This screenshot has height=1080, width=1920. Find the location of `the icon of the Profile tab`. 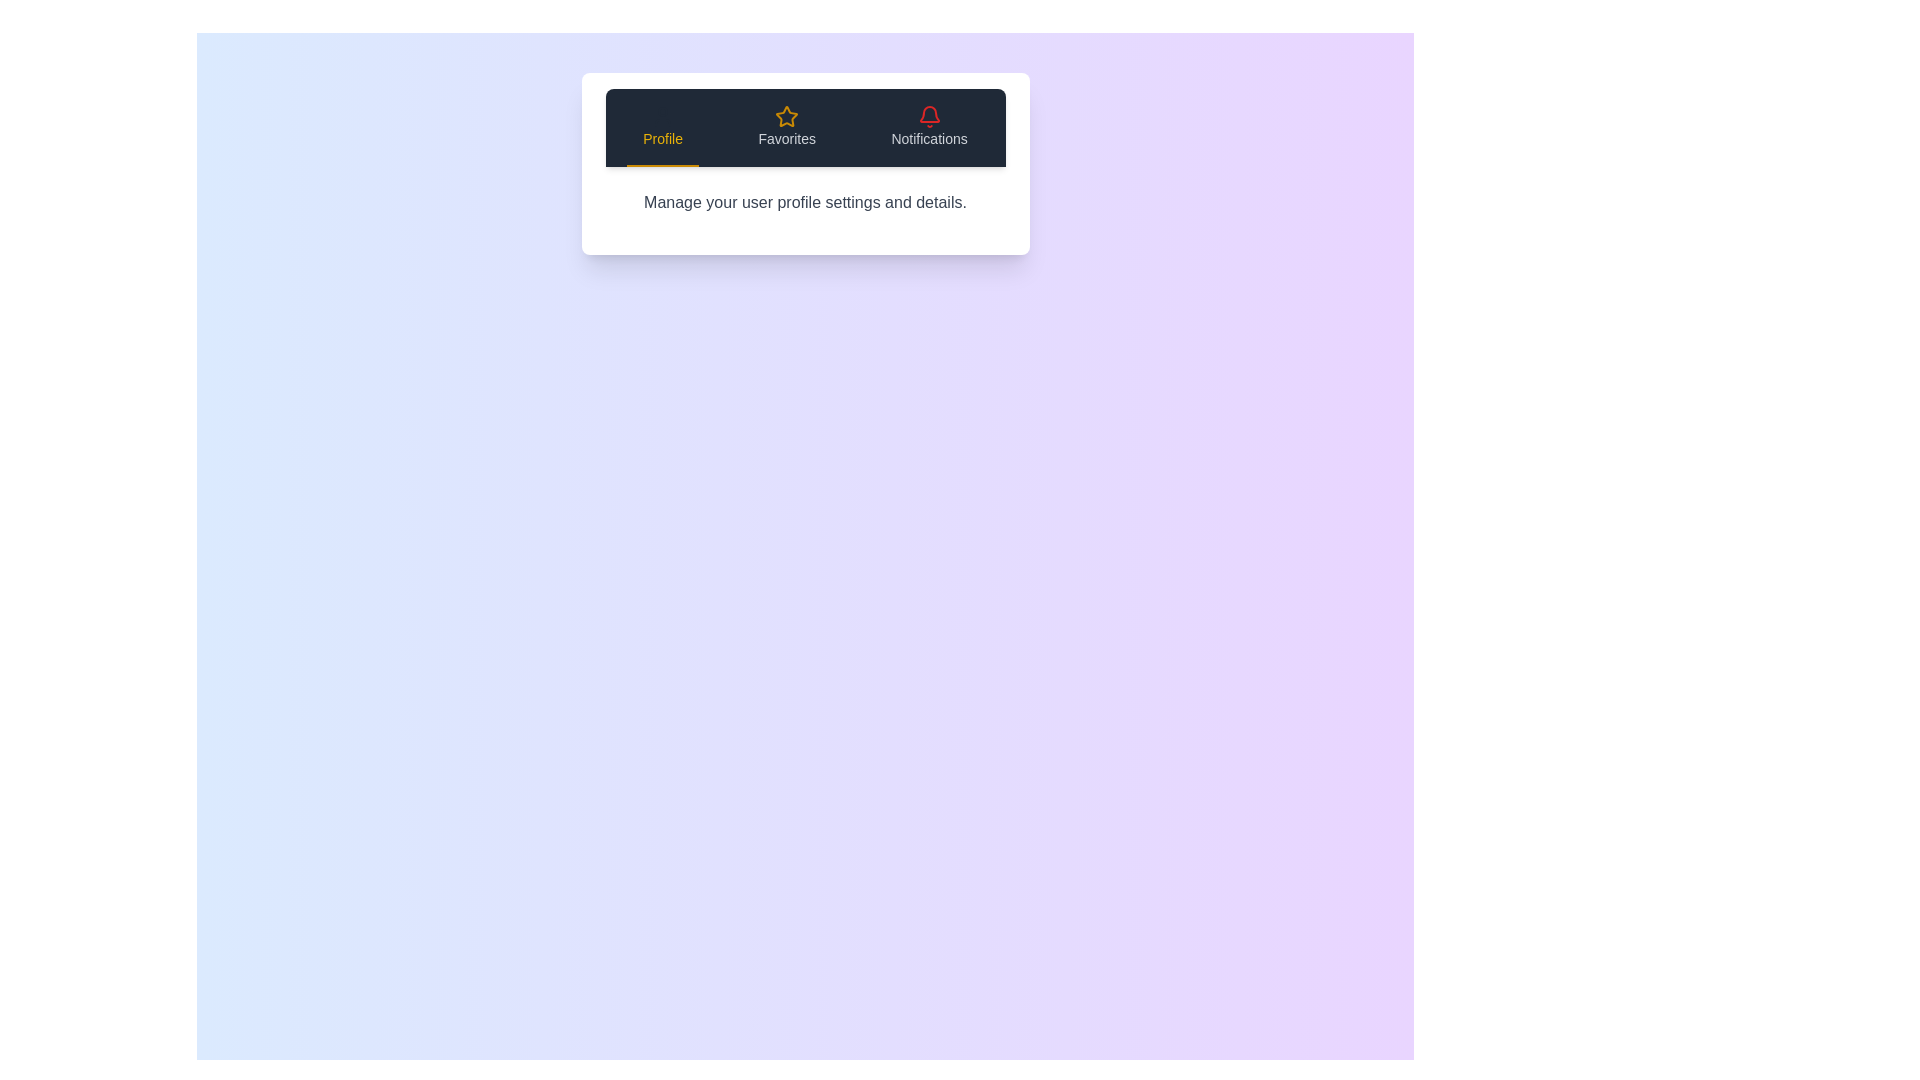

the icon of the Profile tab is located at coordinates (663, 116).